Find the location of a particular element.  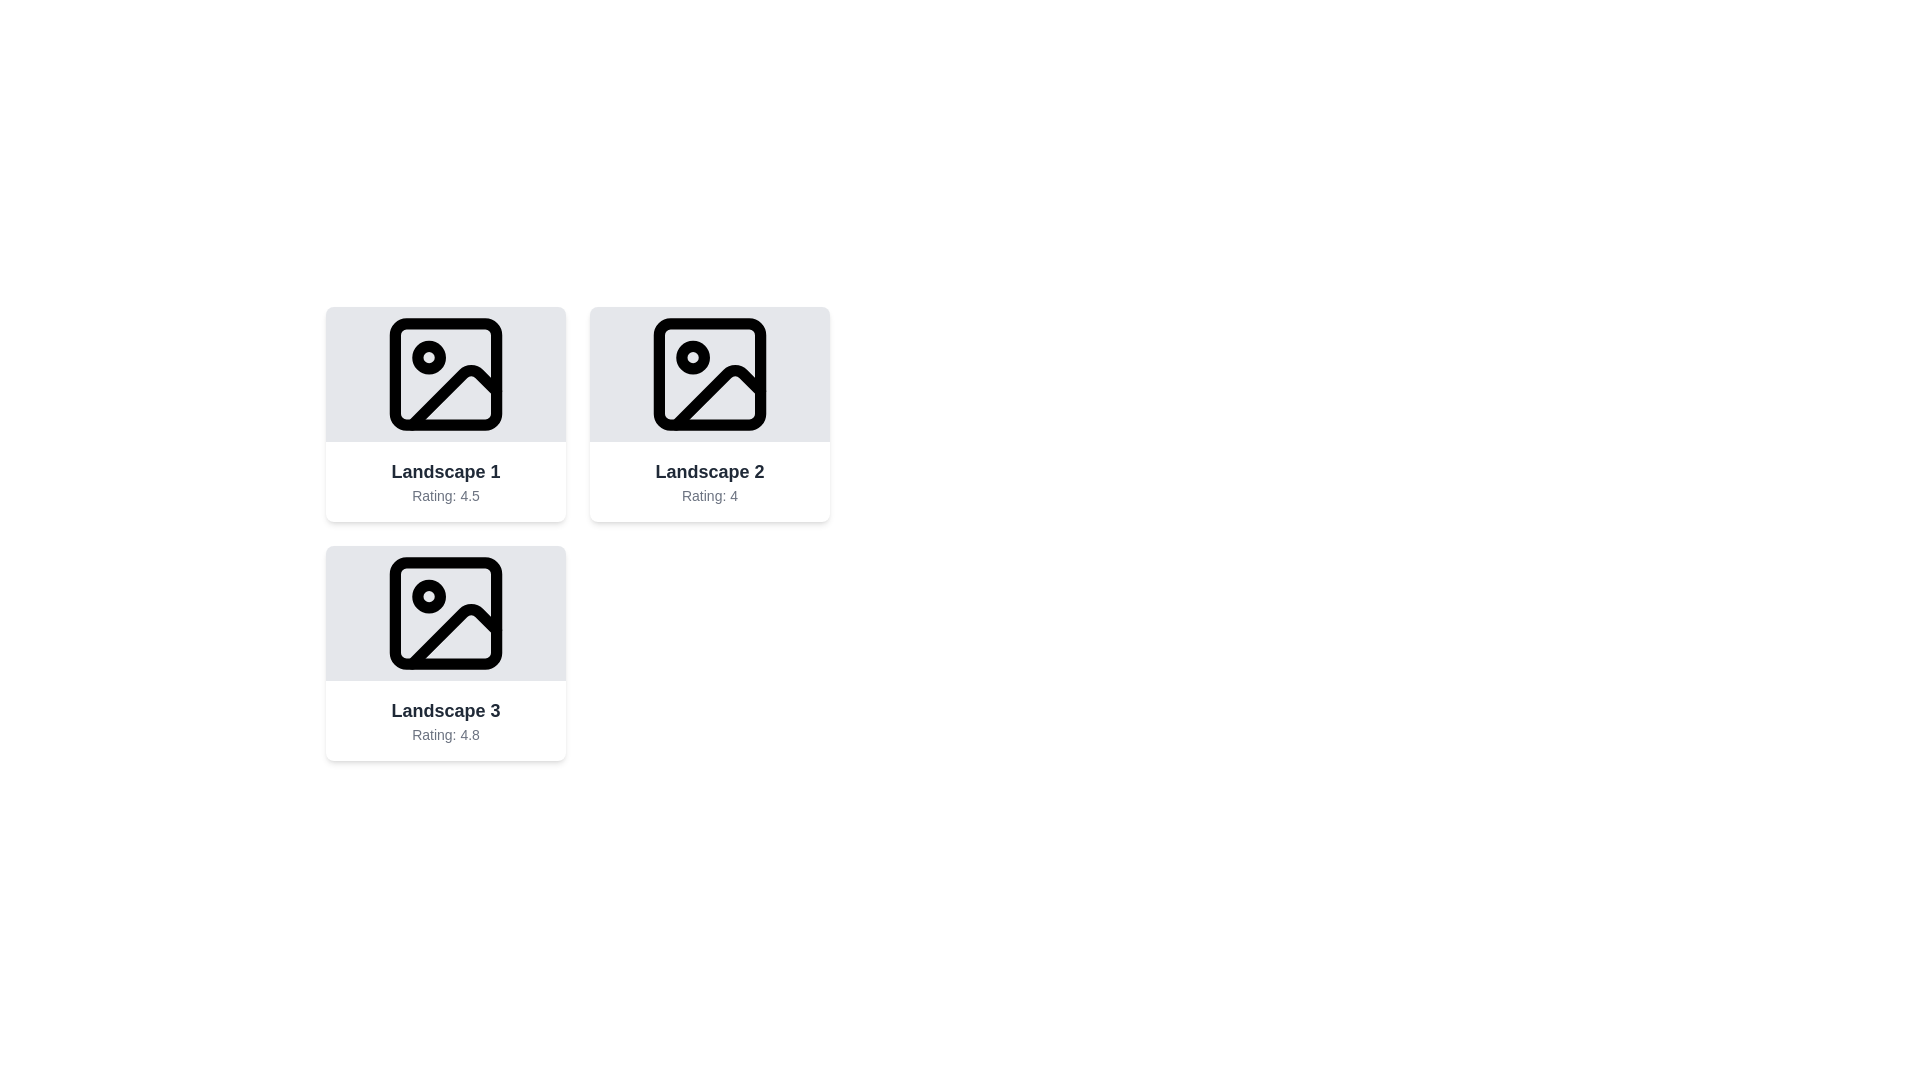

the text label displaying 'Landscape 1' to focus it, which is styled in a larger bold font and located in the first card of a grid layout is located at coordinates (445, 471).